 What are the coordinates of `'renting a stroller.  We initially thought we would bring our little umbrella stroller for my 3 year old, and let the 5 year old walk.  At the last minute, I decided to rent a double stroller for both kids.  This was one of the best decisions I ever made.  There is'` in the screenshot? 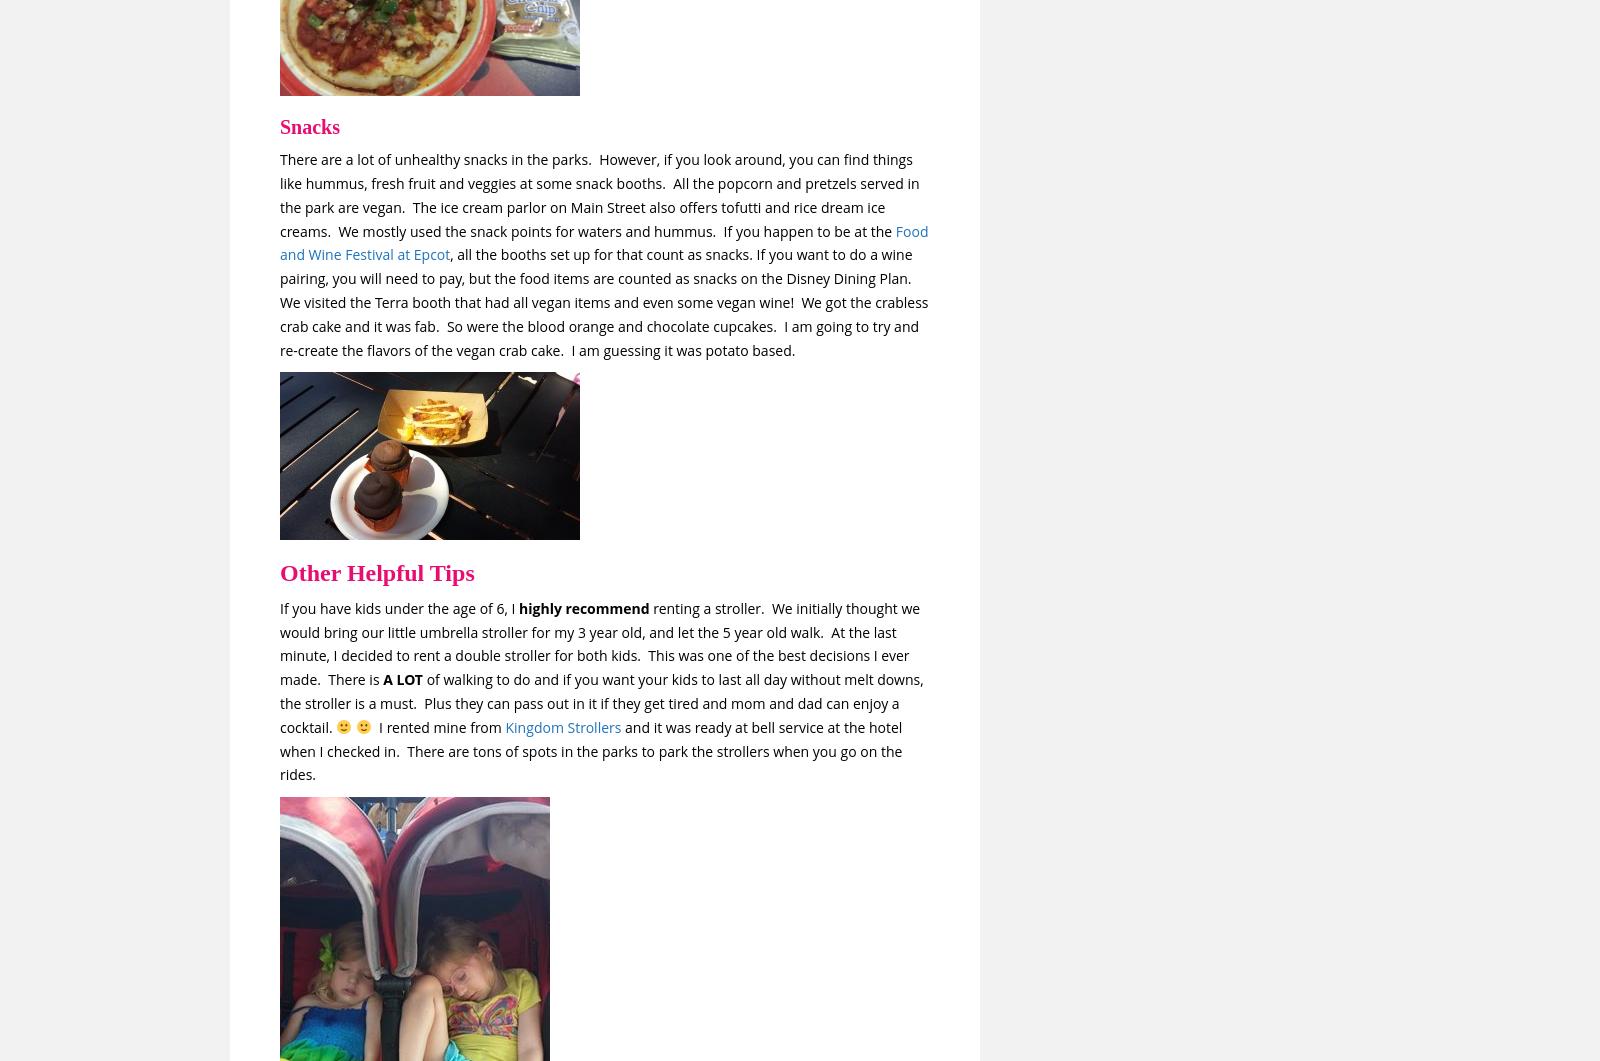 It's located at (599, 642).